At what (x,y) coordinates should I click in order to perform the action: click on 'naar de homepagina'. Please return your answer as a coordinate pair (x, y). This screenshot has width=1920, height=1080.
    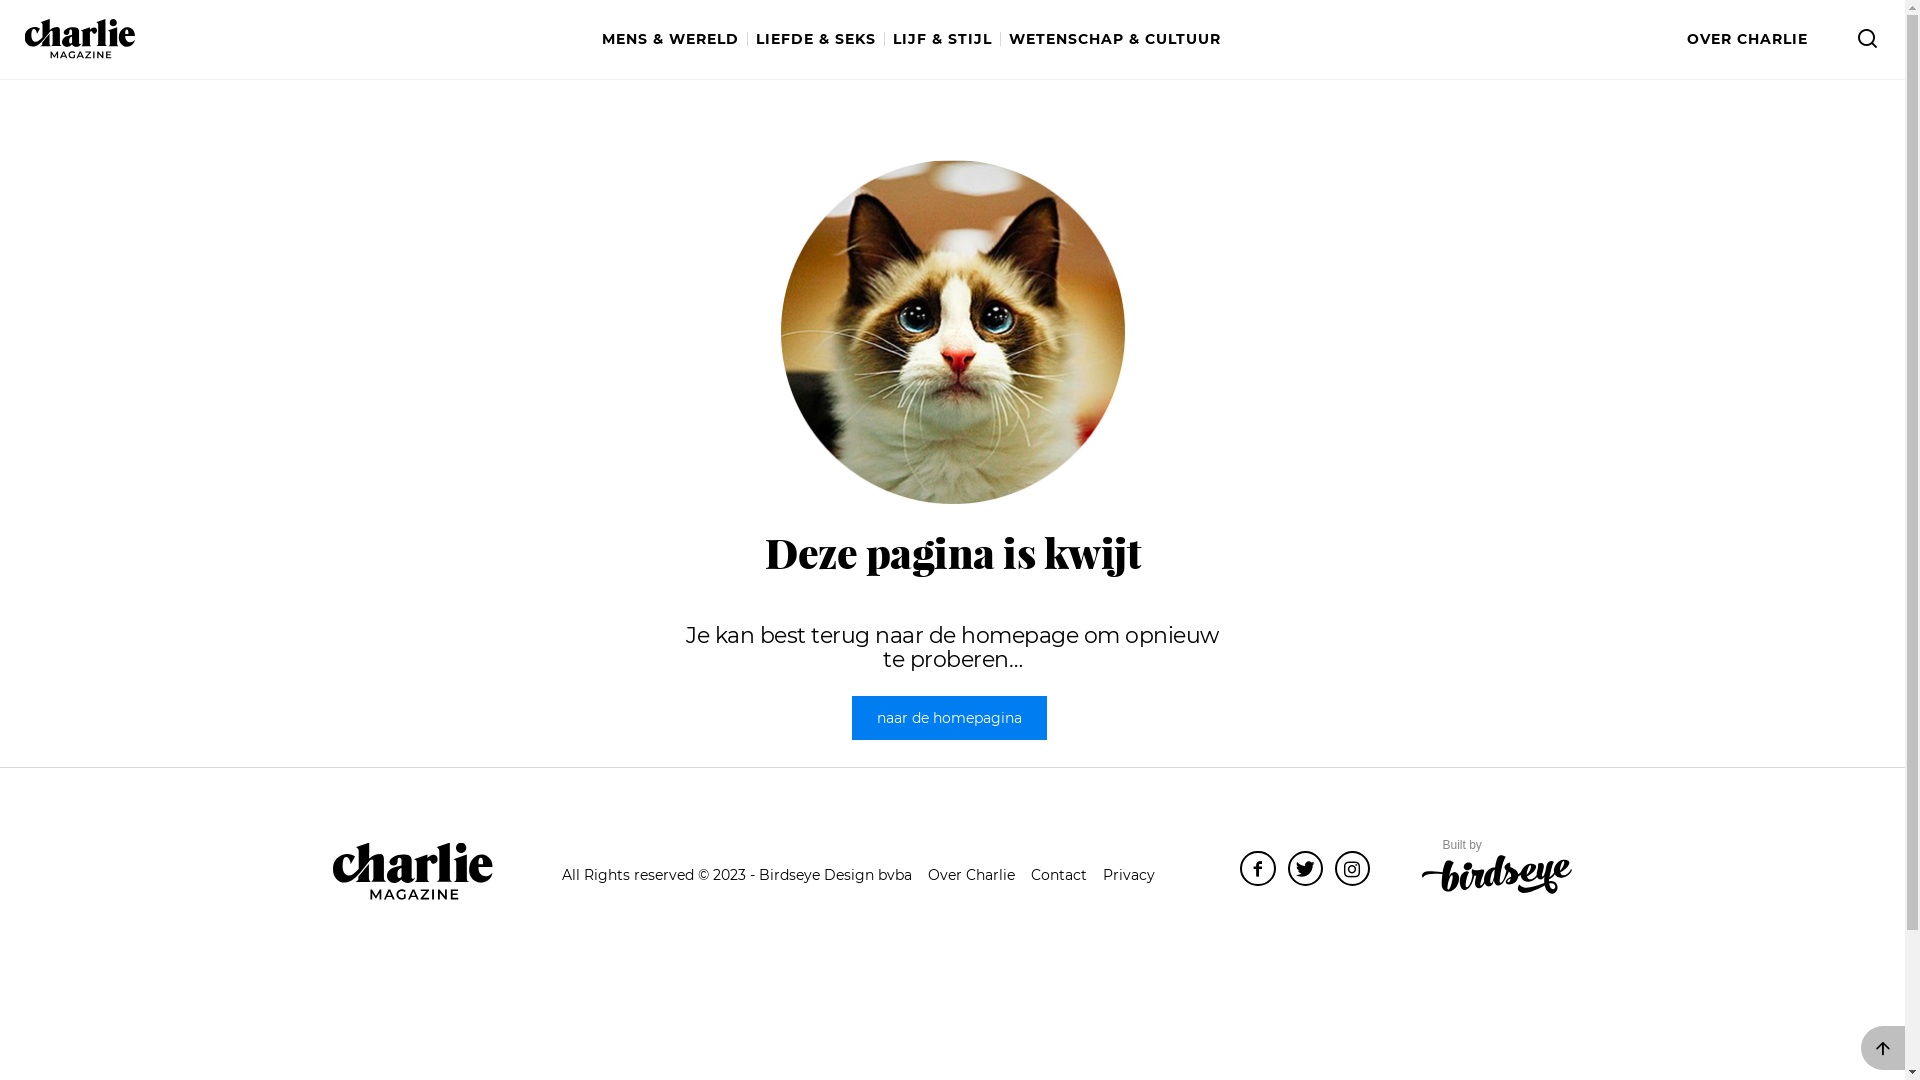
    Looking at the image, I should click on (948, 716).